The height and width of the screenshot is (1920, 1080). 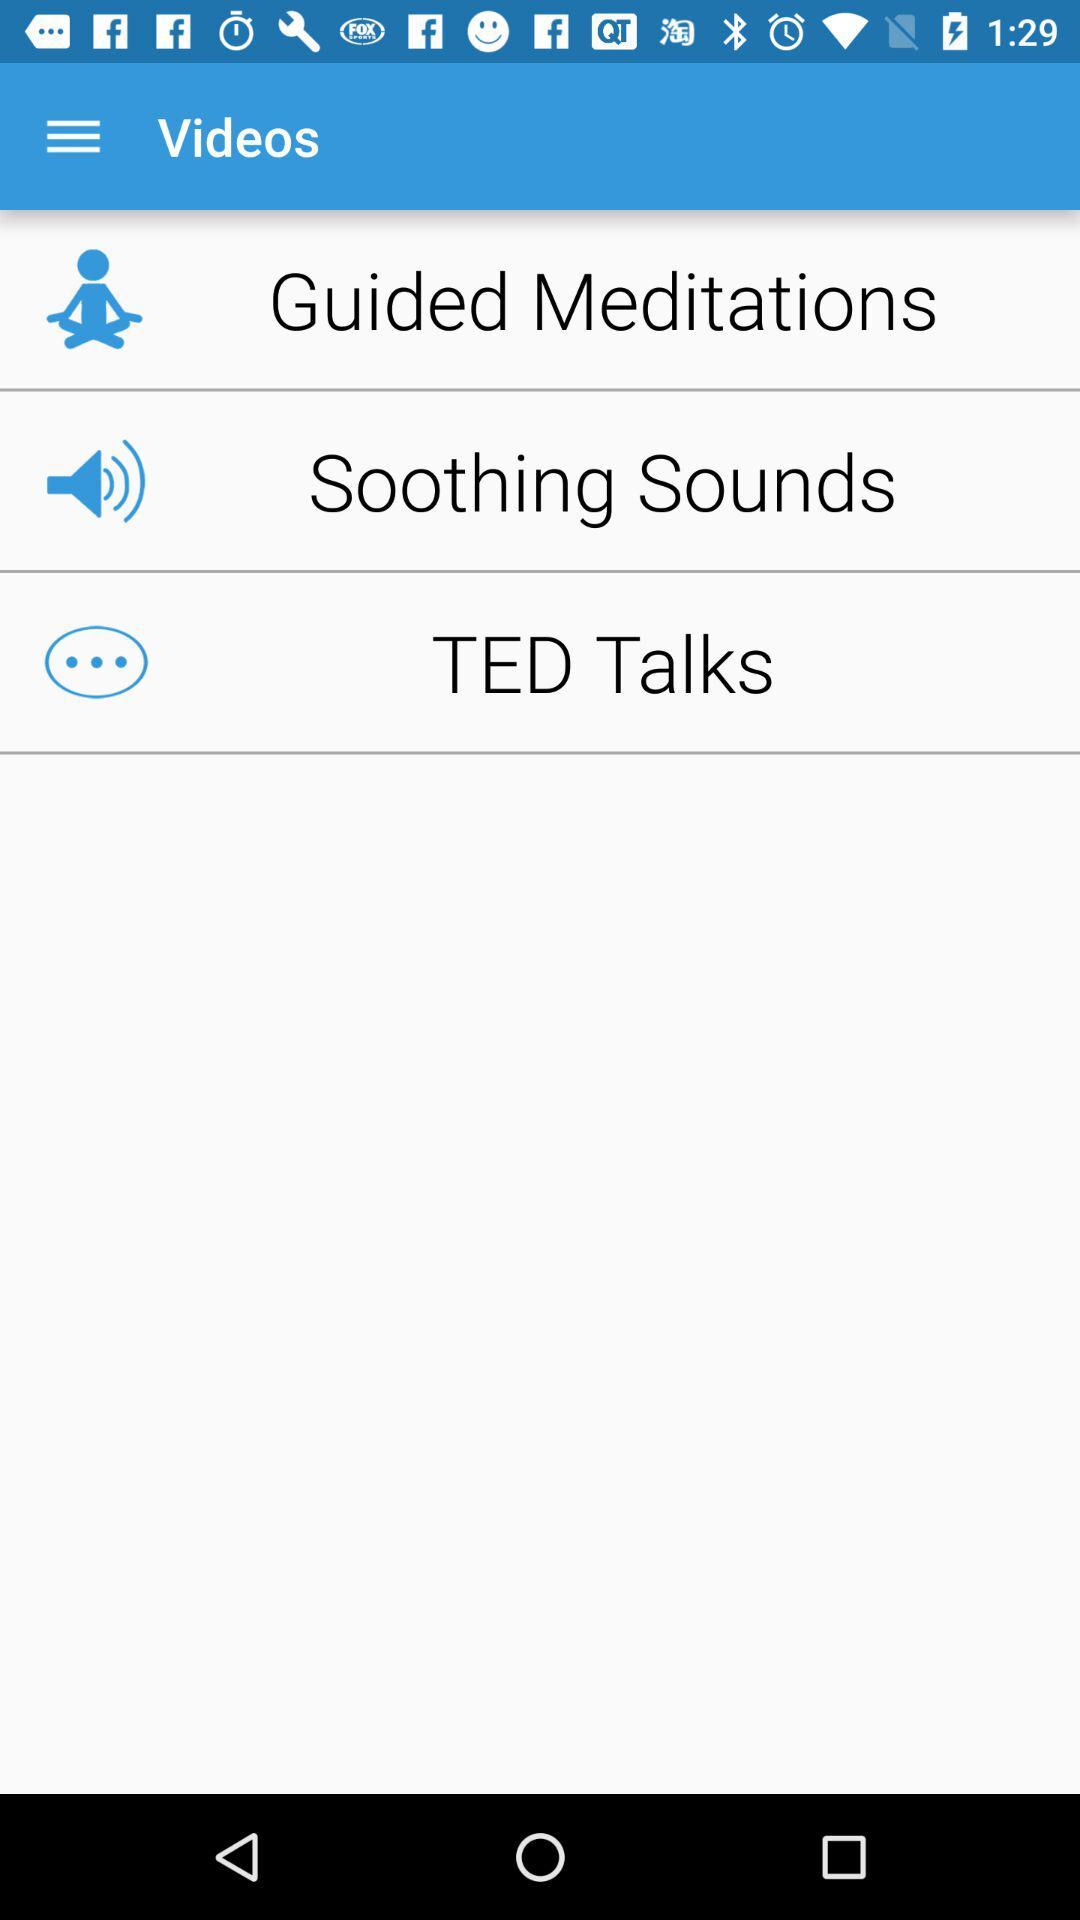 I want to click on app to the left of videos, so click(x=72, y=135).